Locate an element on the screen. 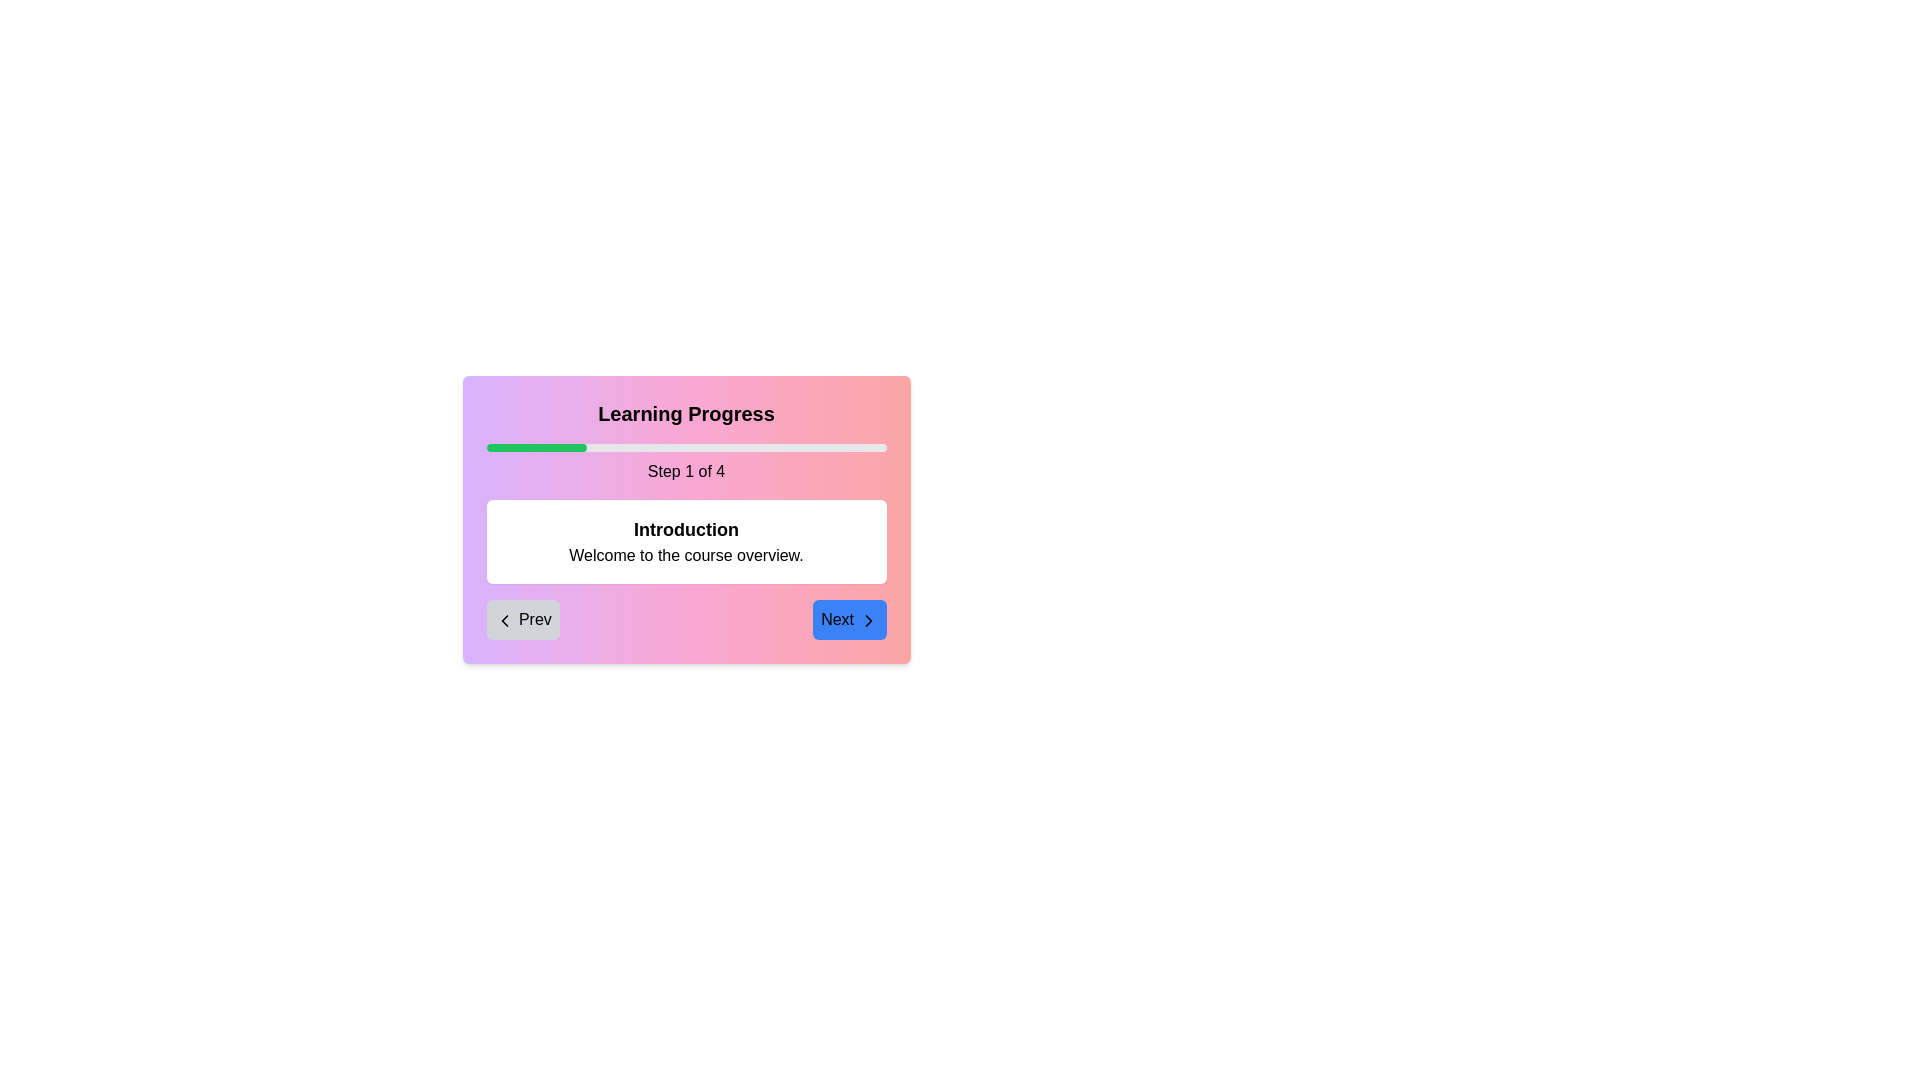  the green progress bar segment under the 'Learning Progress' title located at the top of the card is located at coordinates (536, 446).